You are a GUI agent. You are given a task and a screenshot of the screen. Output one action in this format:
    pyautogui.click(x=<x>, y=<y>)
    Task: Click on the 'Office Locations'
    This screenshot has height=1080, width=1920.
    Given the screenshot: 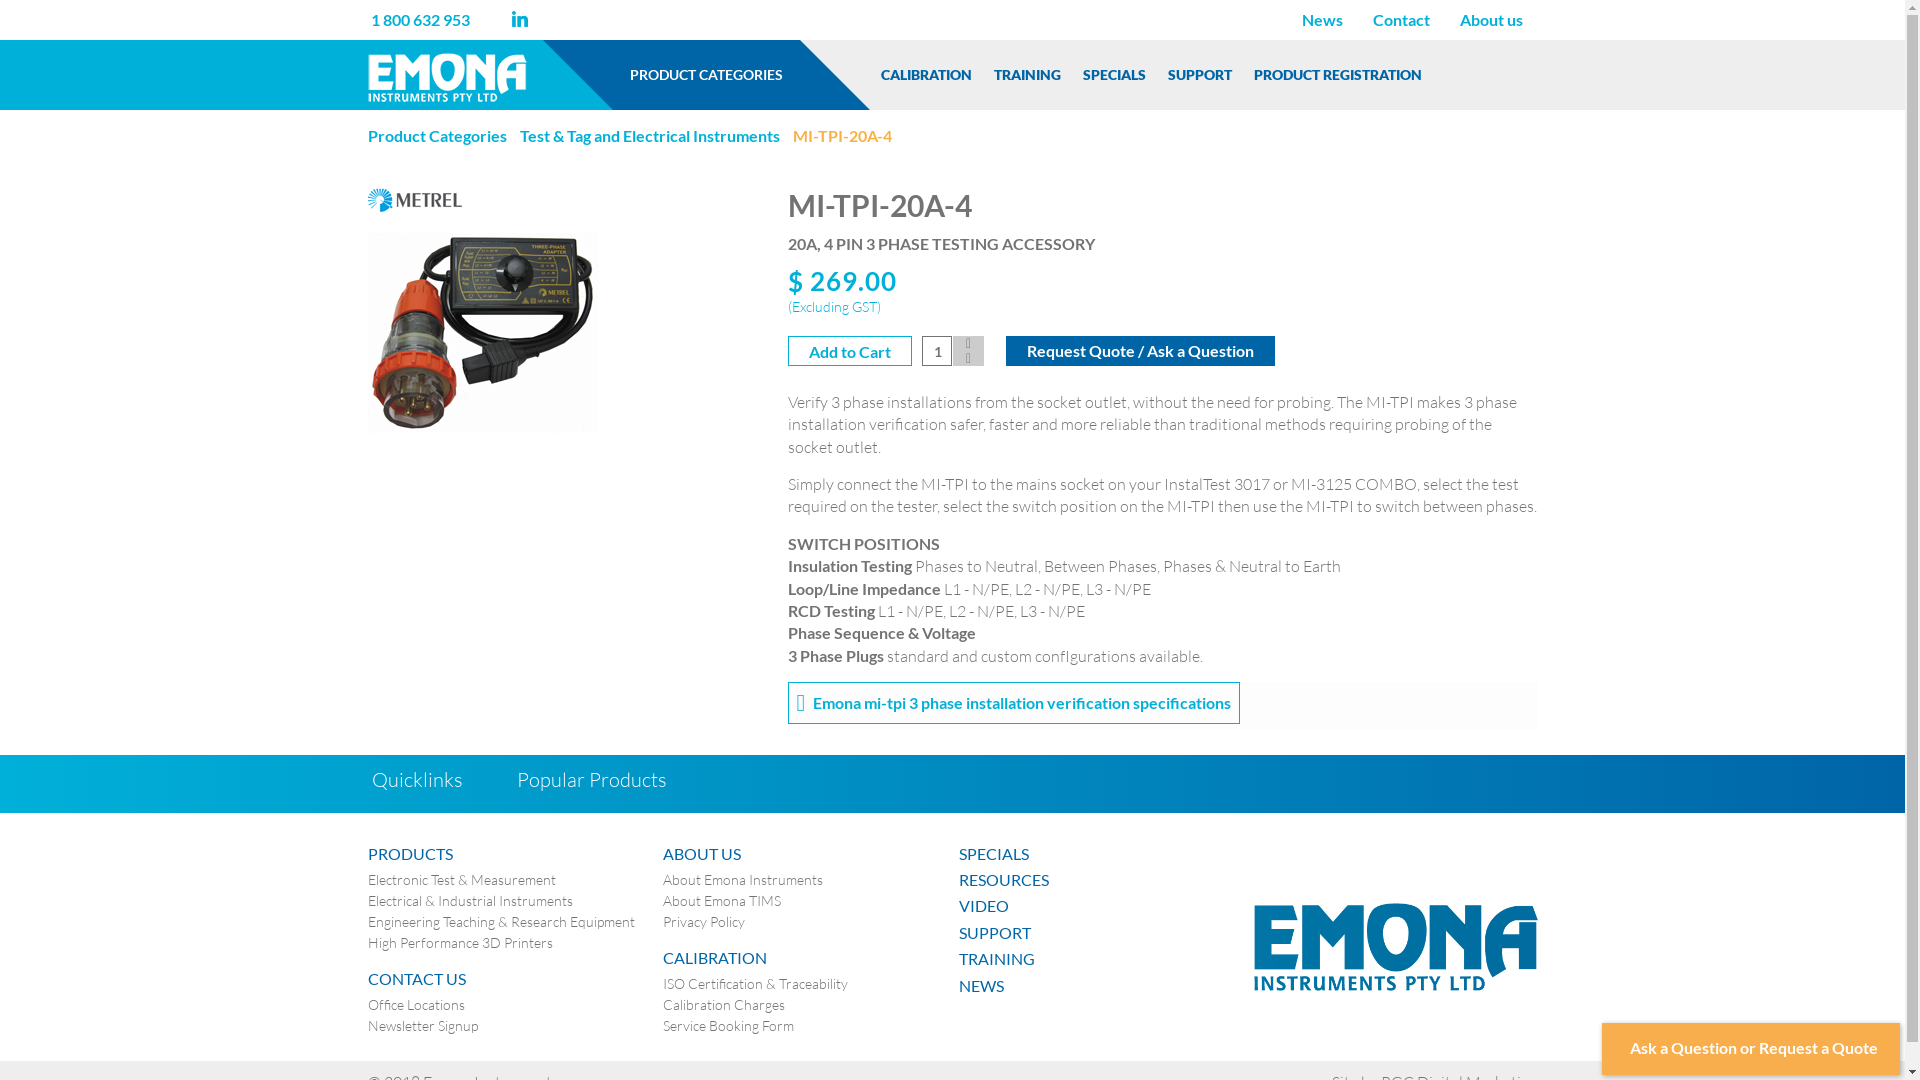 What is the action you would take?
    pyautogui.click(x=415, y=1005)
    